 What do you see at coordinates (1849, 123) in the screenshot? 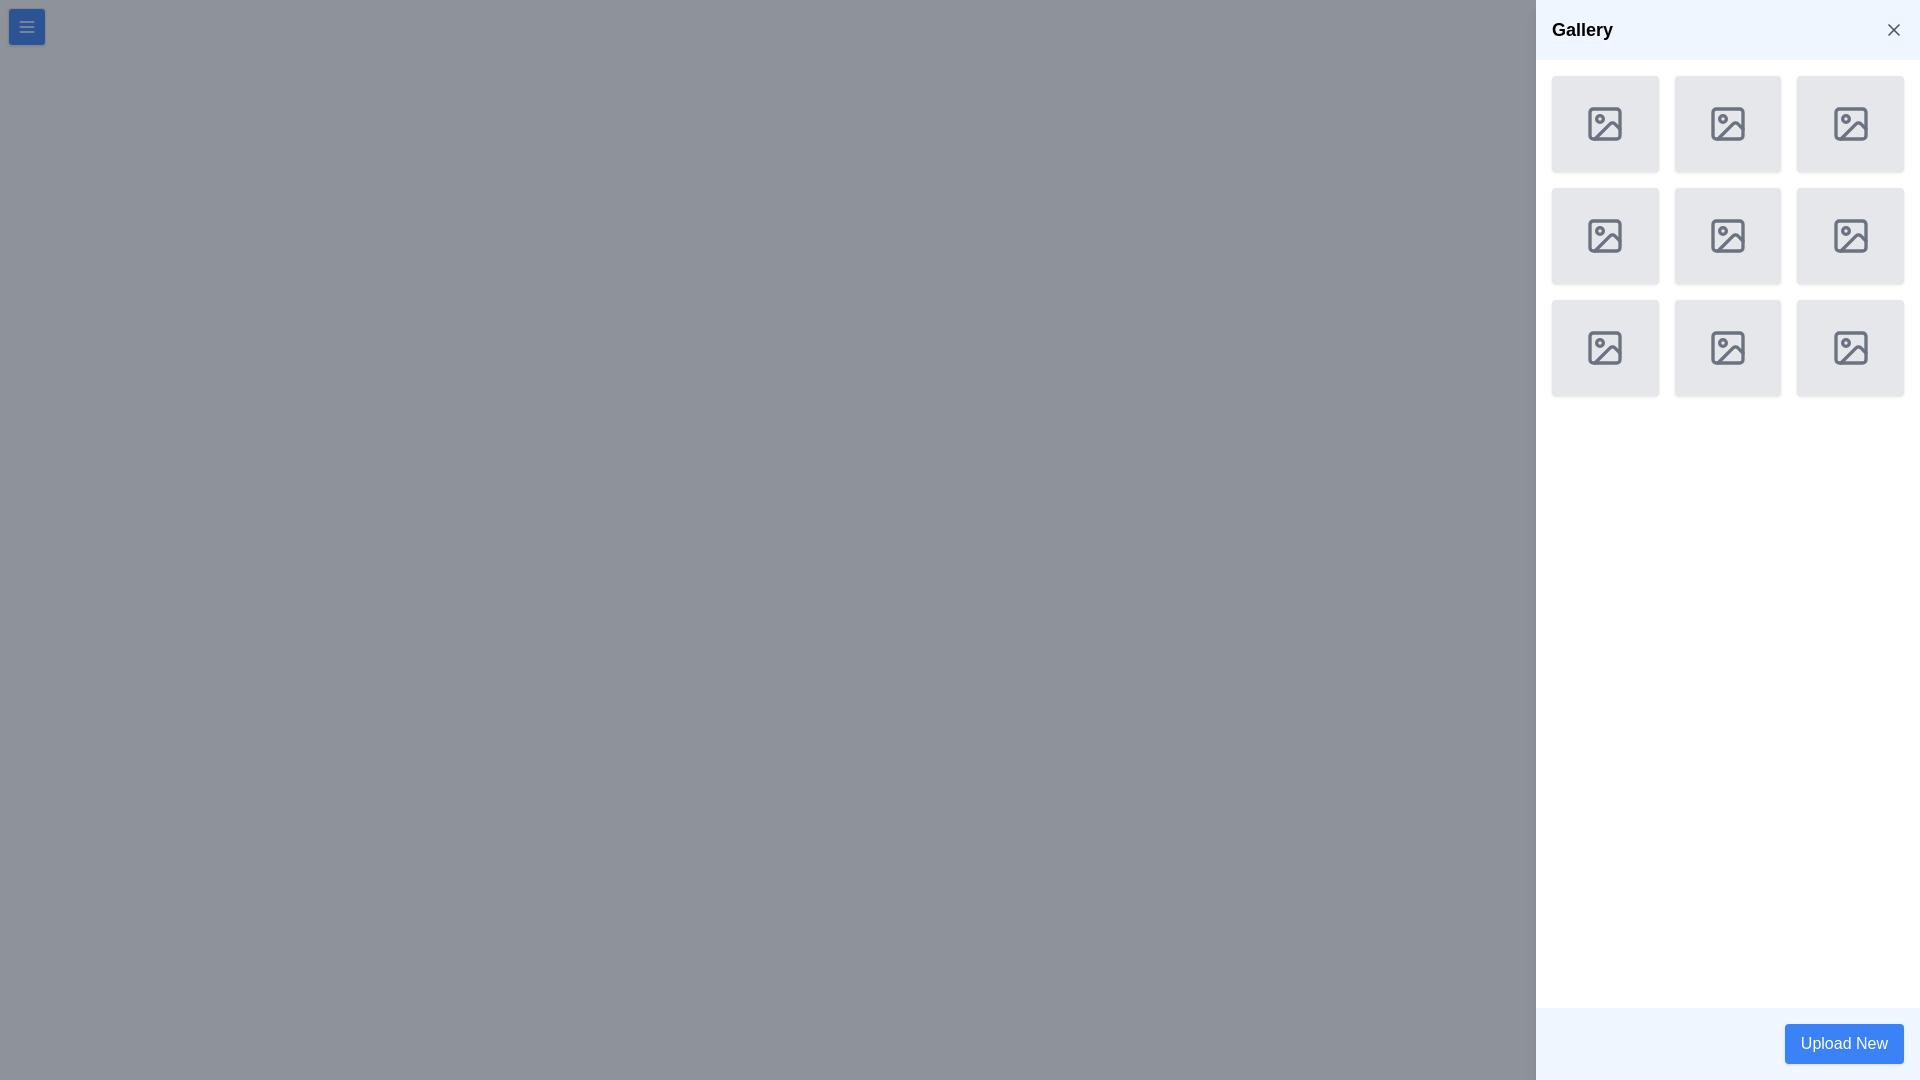
I see `the fourth icon in the top row of the 3x3 grid layout` at bounding box center [1849, 123].